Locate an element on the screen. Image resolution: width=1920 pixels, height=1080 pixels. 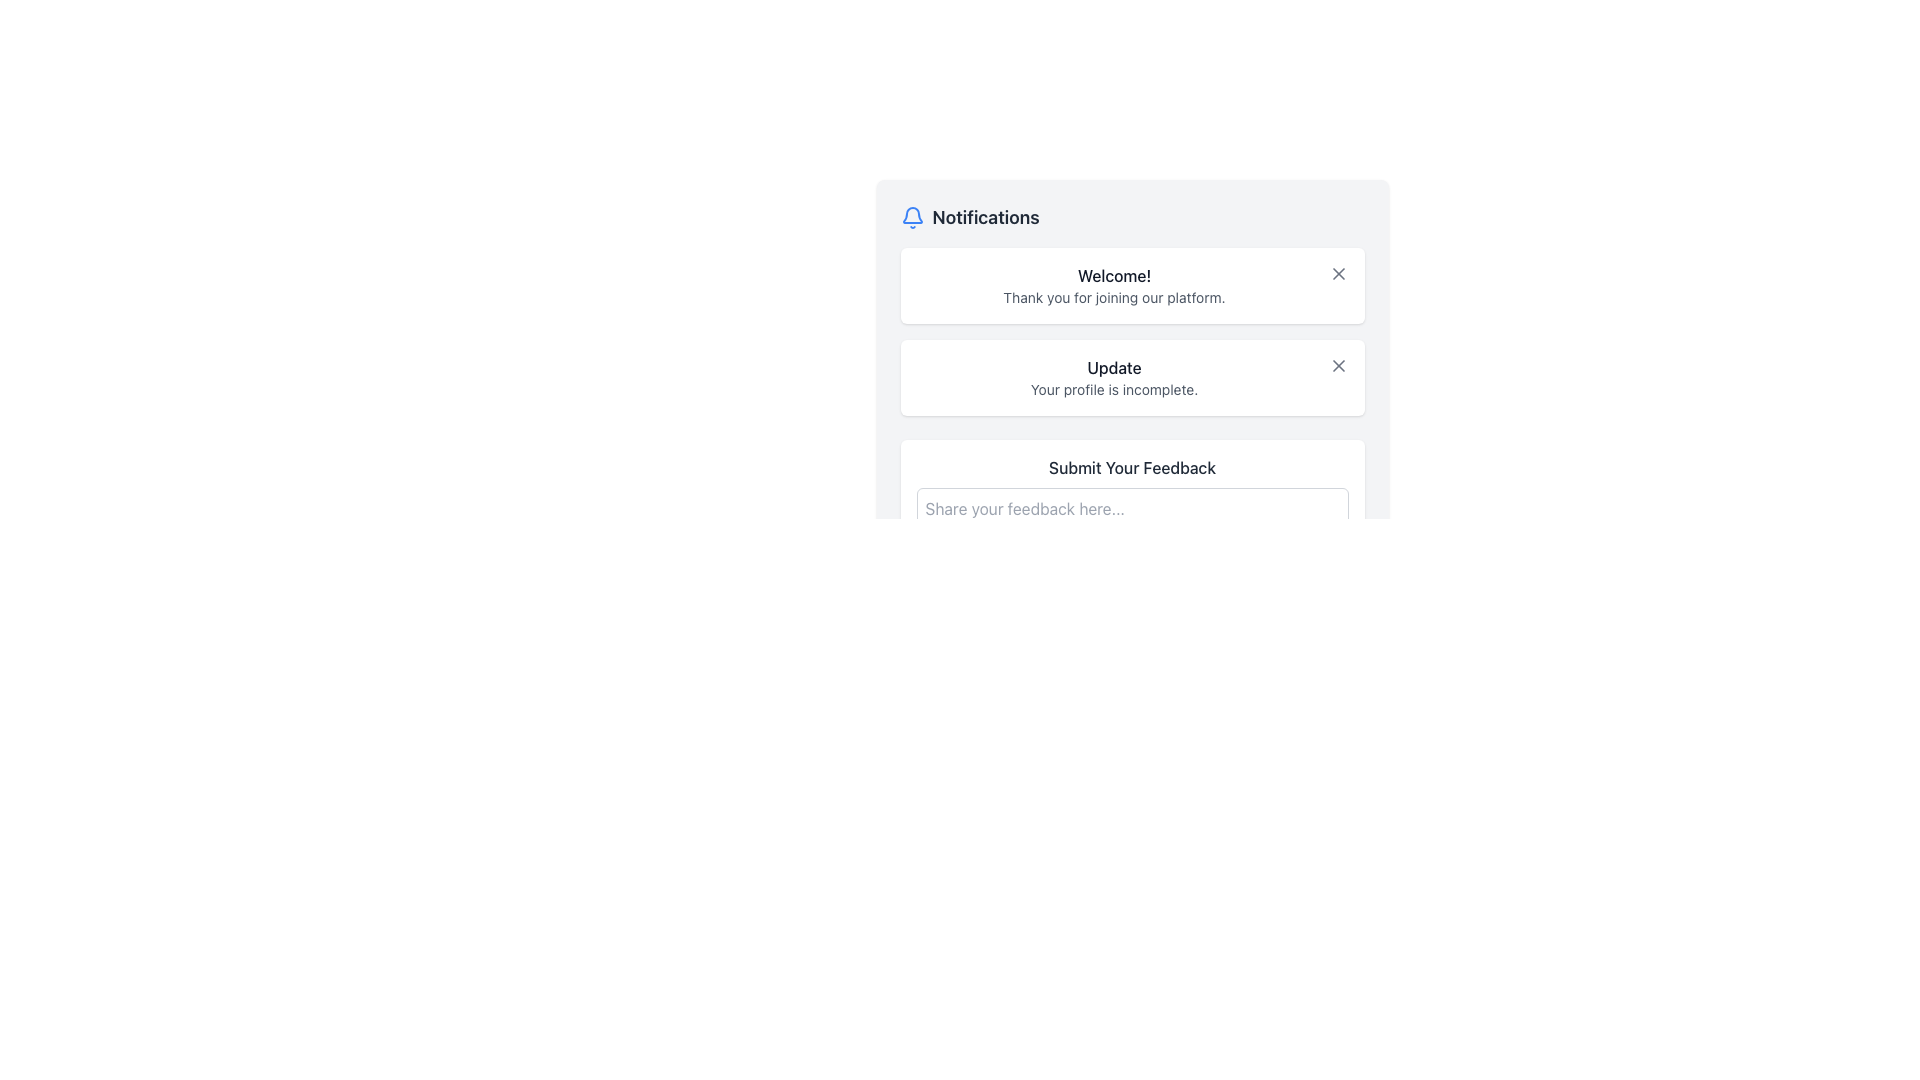
the Text Block that displays 'Update' and 'Your profile is incomplete.' in the notifications panel is located at coordinates (1113, 378).